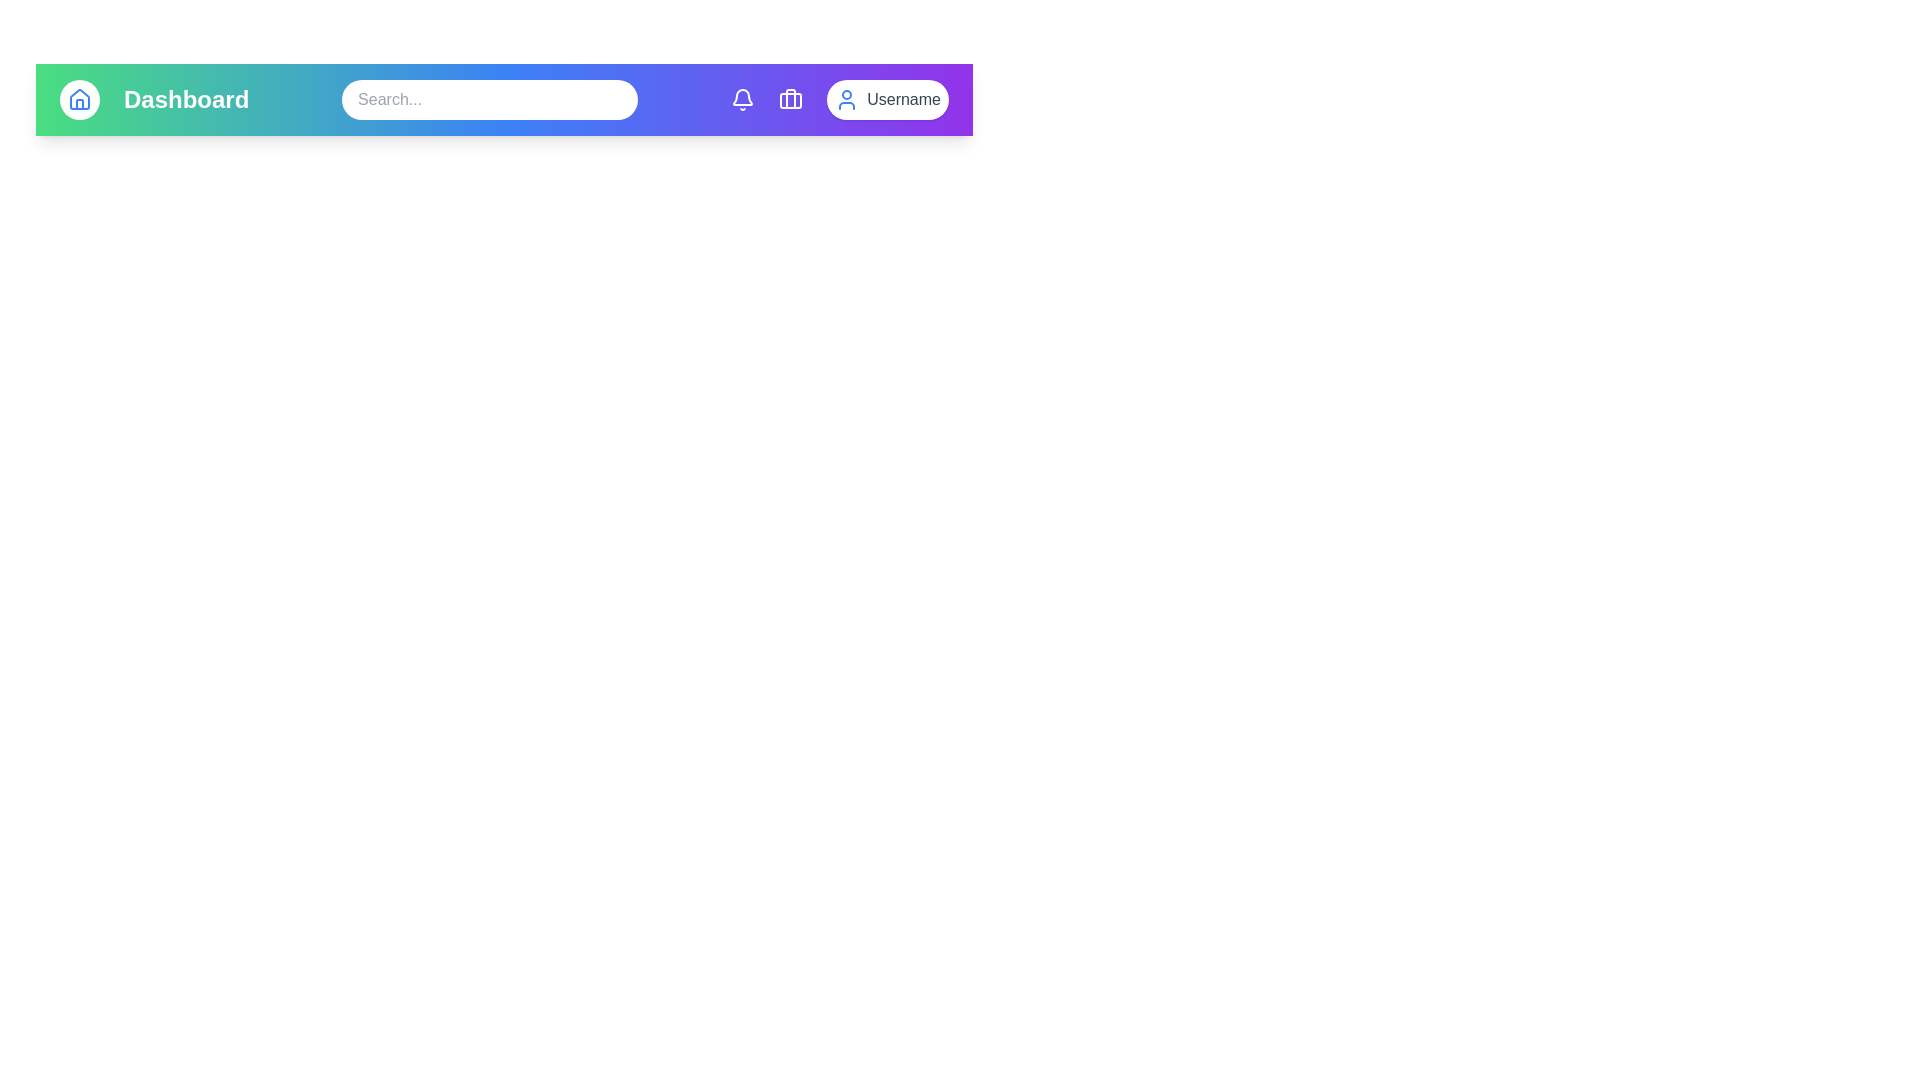 This screenshot has width=1920, height=1080. I want to click on the user profile button to access user profile options, so click(887, 100).